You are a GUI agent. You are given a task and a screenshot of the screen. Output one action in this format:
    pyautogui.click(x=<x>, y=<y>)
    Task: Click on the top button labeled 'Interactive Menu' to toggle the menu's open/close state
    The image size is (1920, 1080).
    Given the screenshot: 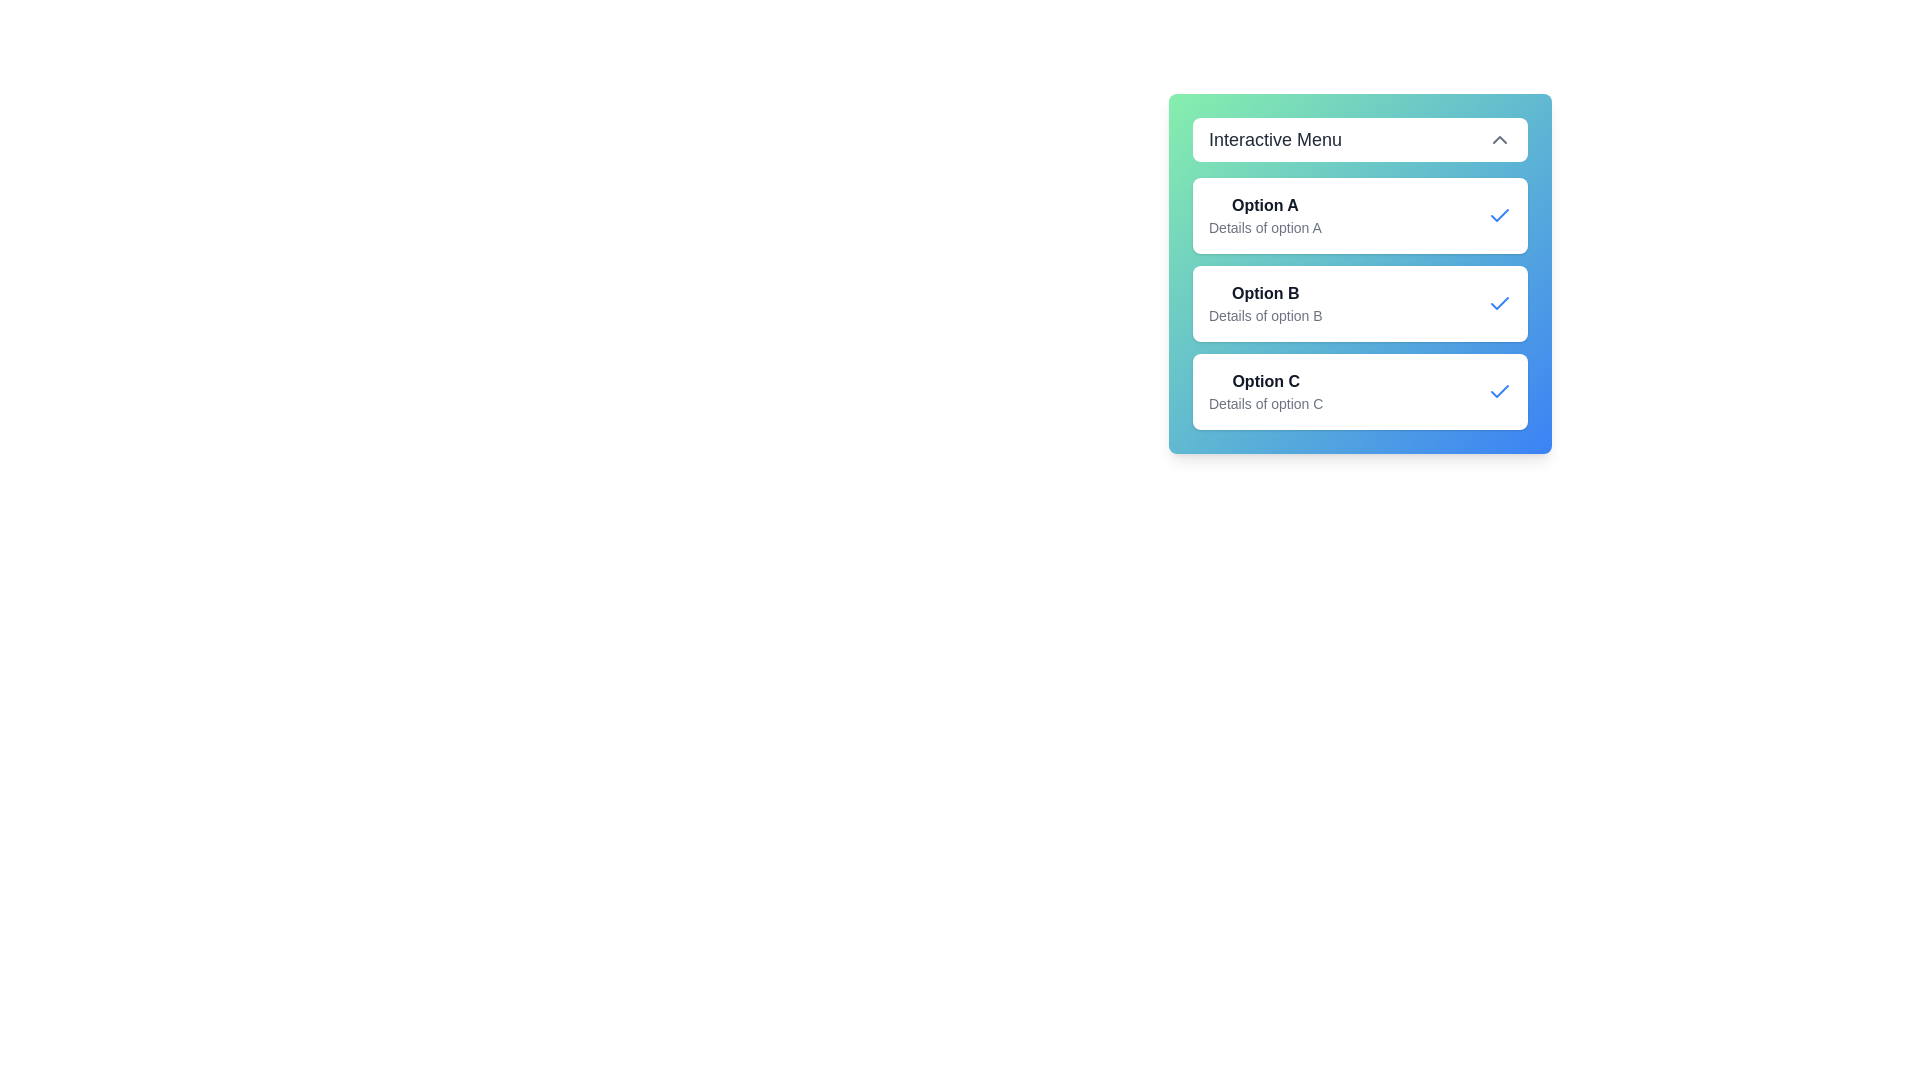 What is the action you would take?
    pyautogui.click(x=1360, y=138)
    